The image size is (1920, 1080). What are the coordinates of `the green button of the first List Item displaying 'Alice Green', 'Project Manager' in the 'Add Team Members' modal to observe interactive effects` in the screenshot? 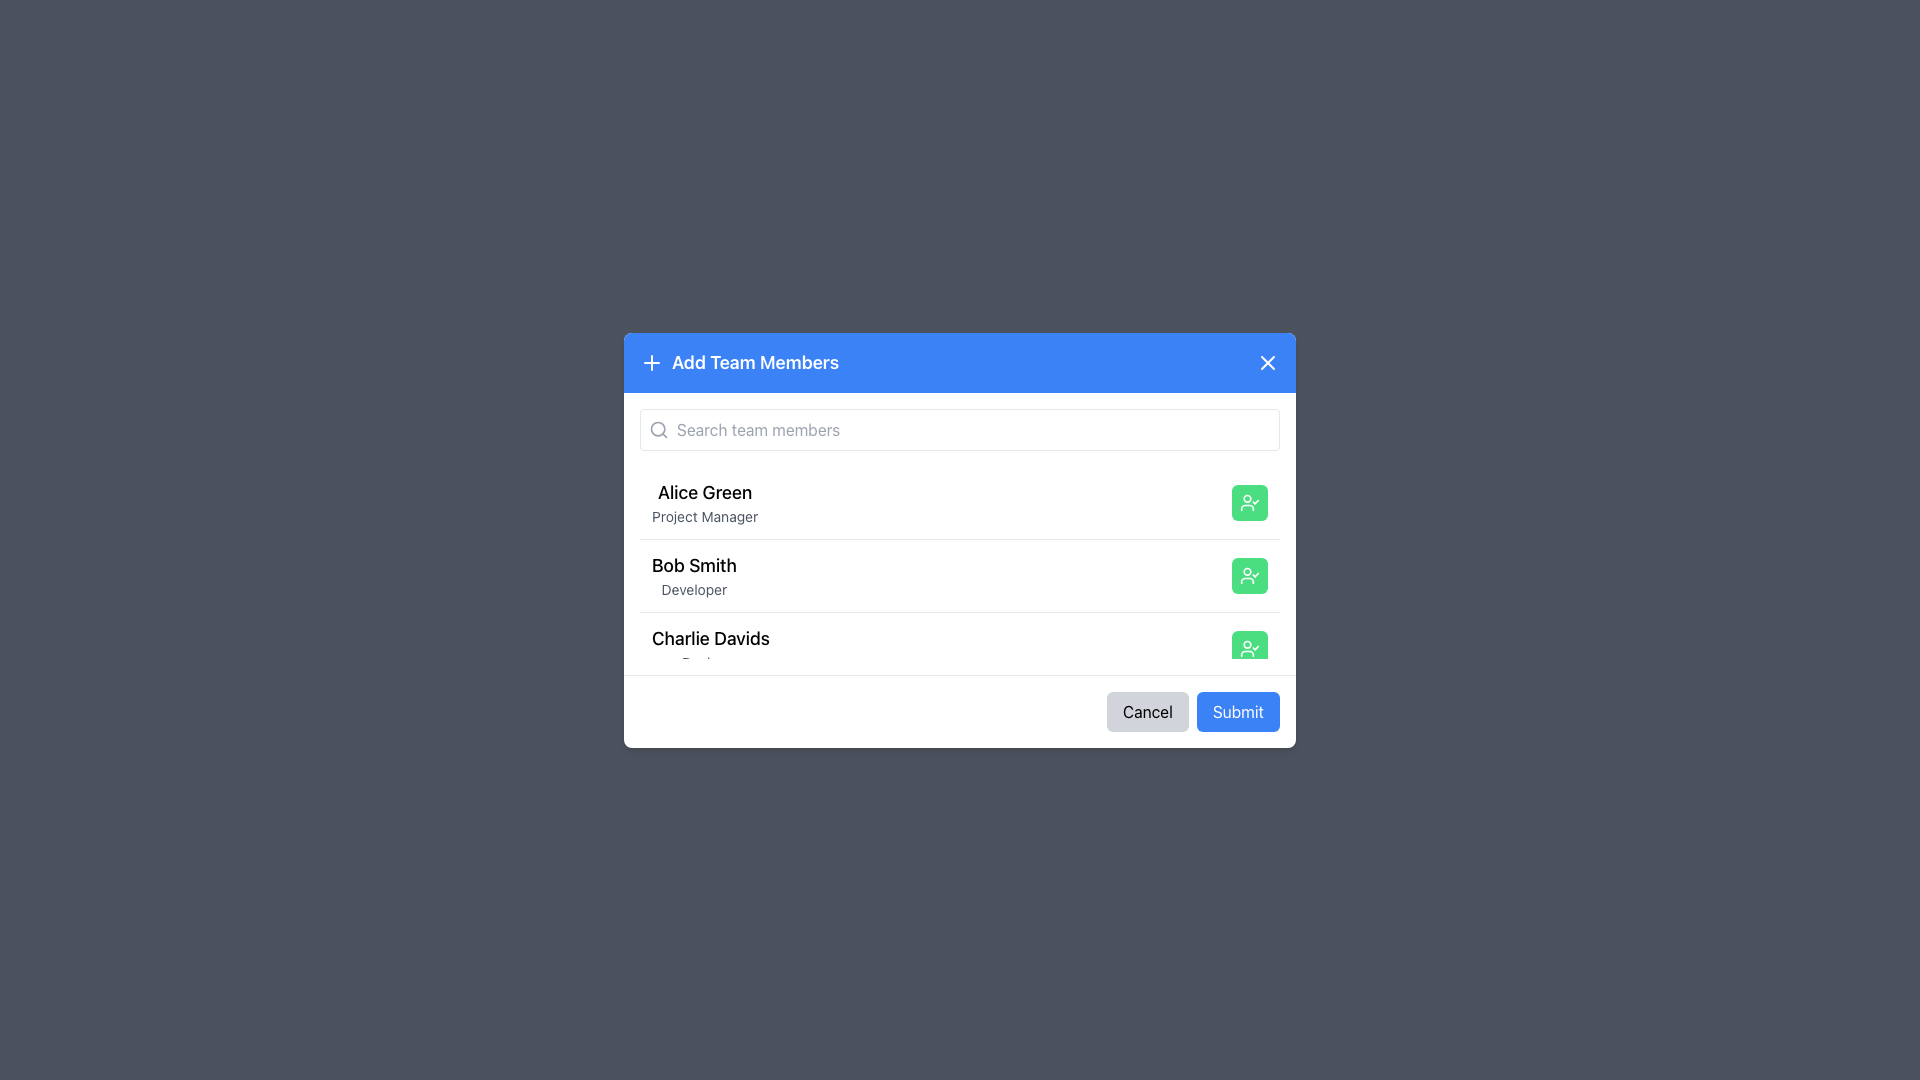 It's located at (960, 501).